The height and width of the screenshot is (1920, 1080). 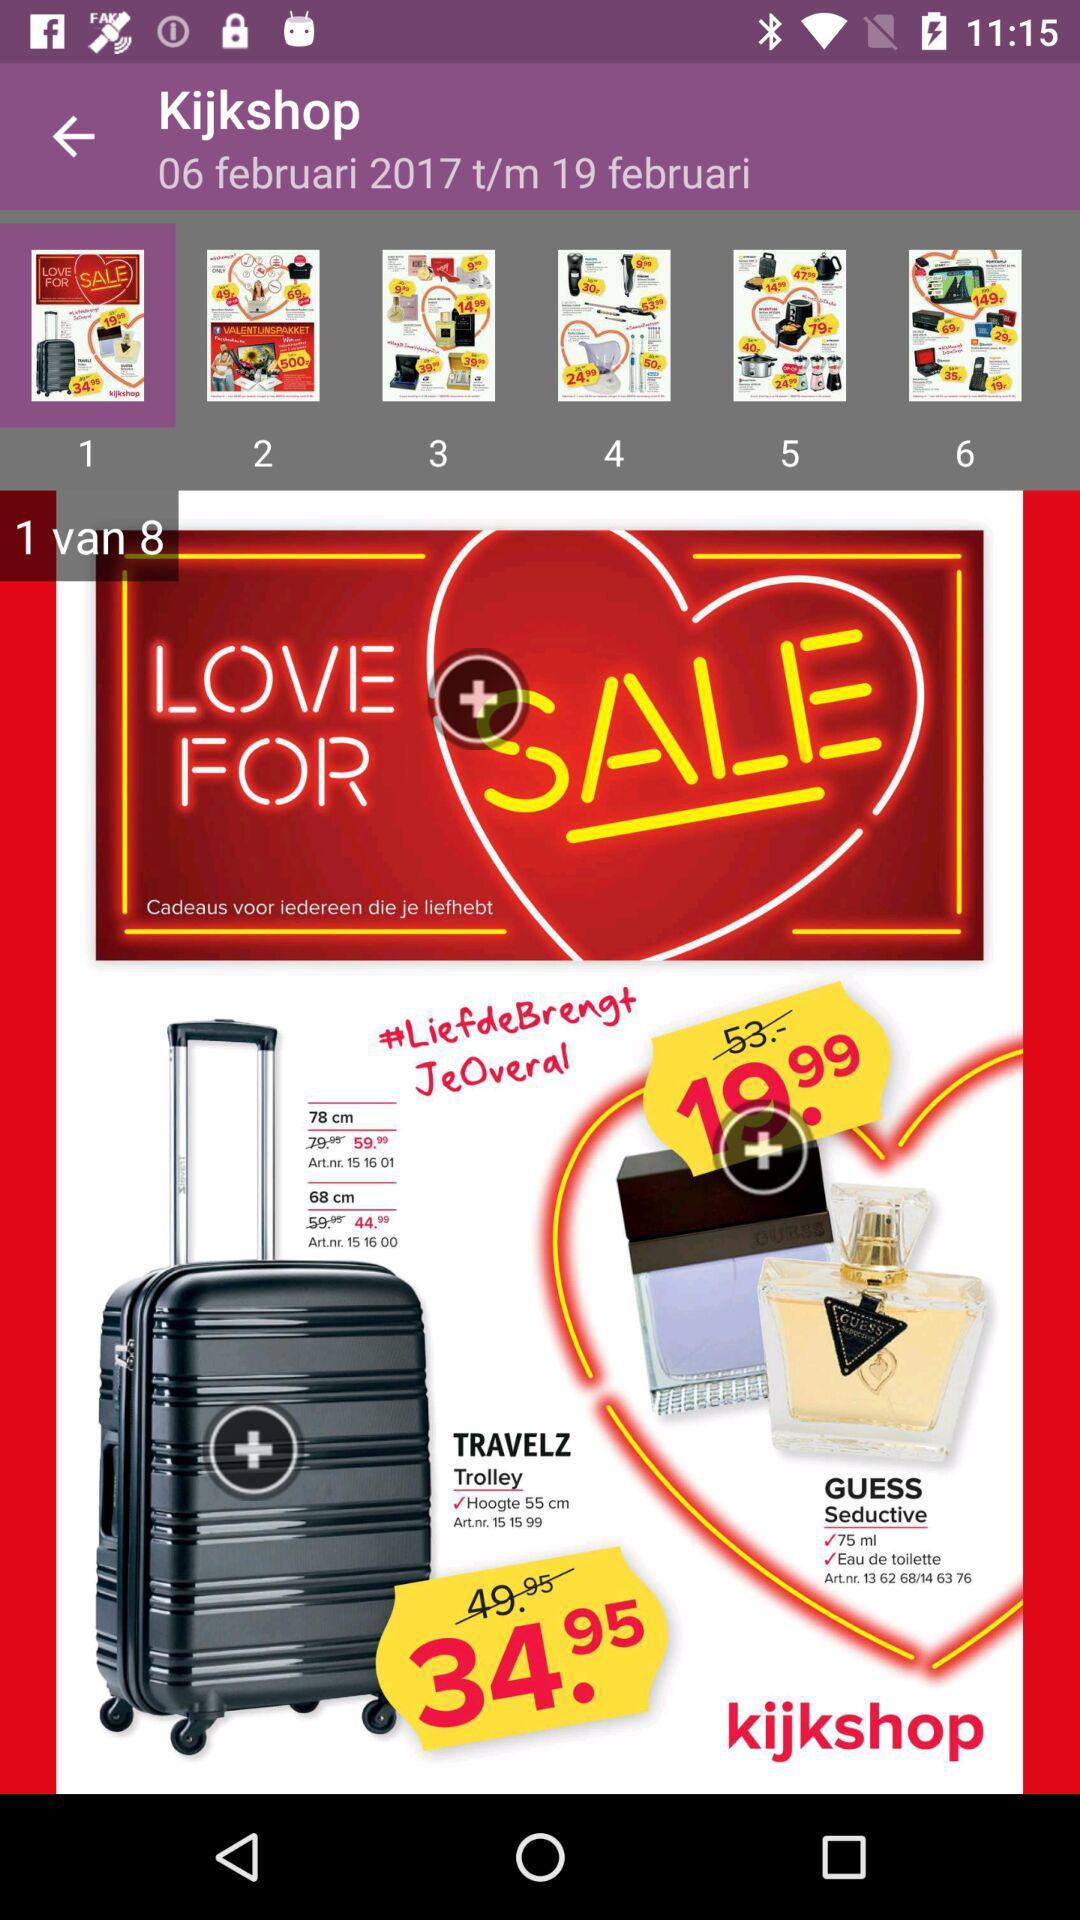 What do you see at coordinates (86, 325) in the screenshot?
I see `the icon above the 1 app` at bounding box center [86, 325].